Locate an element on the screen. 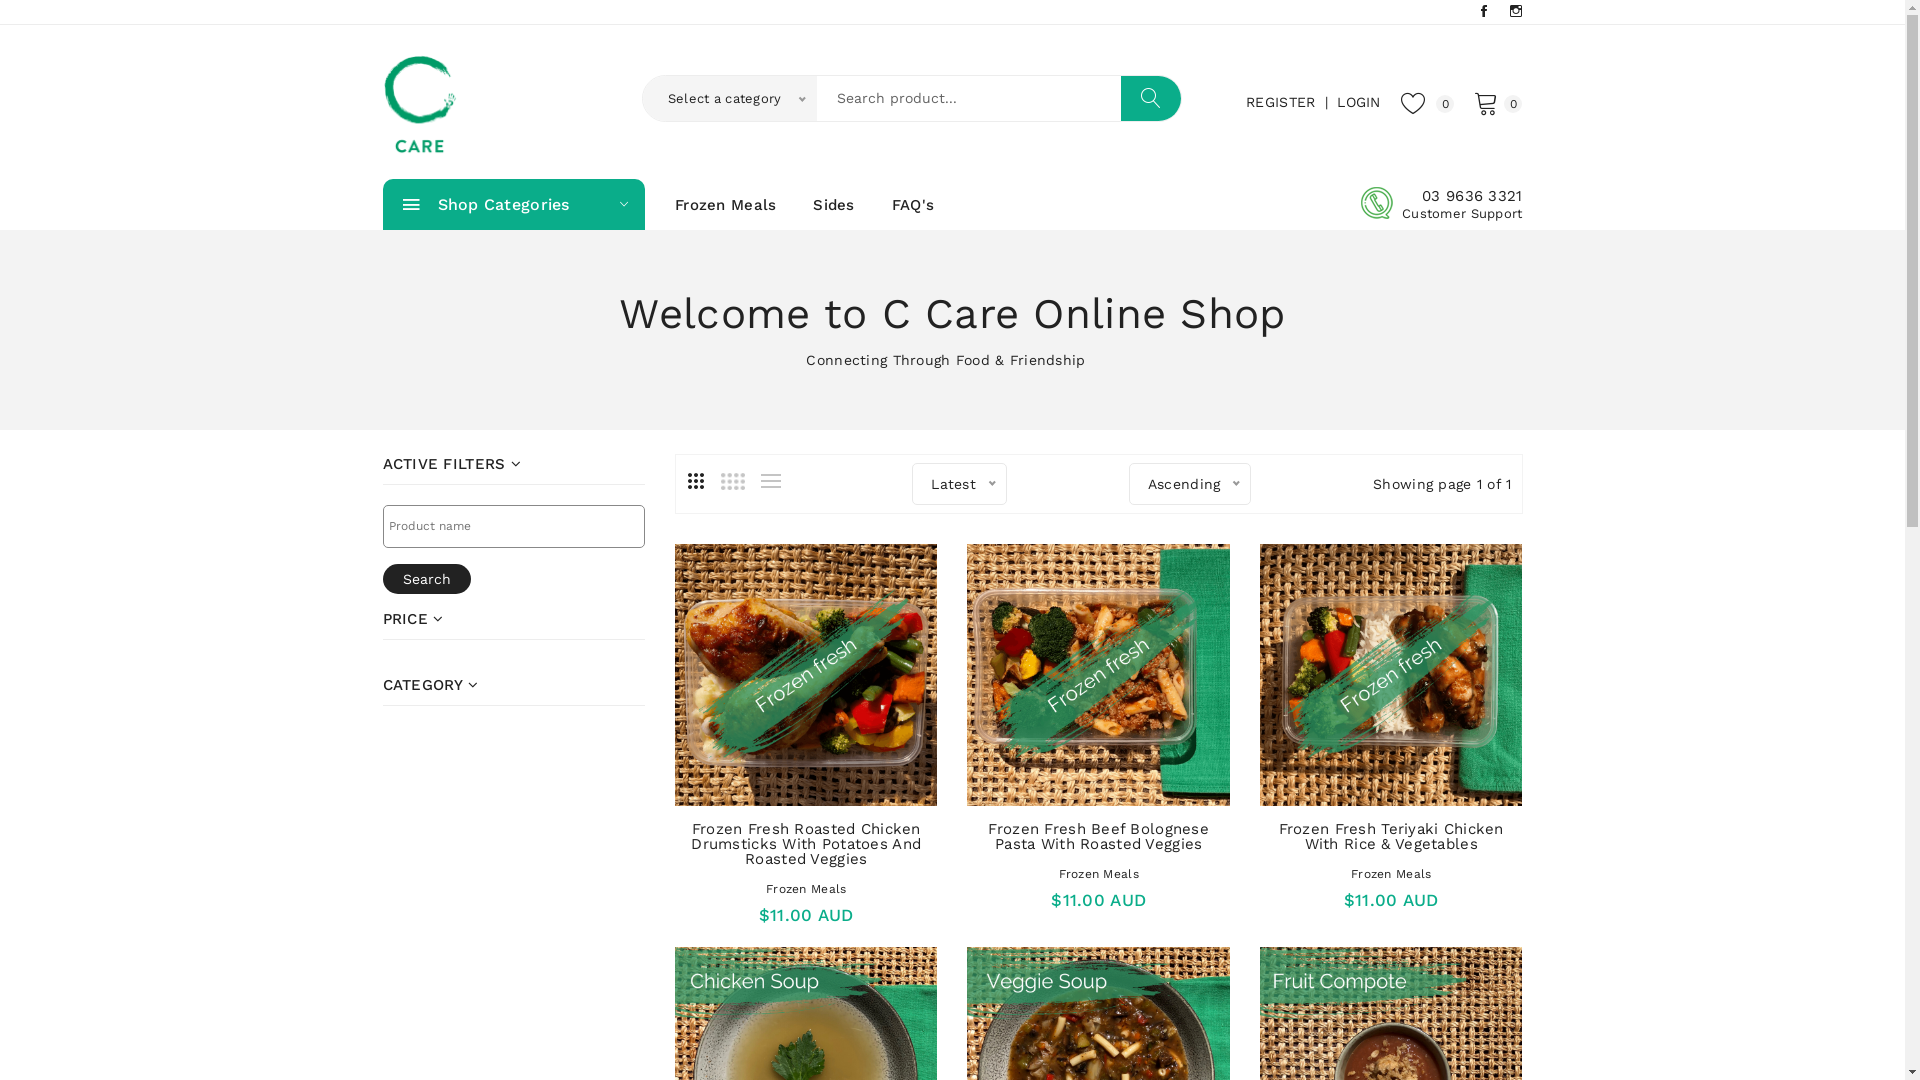 This screenshot has width=1920, height=1080. 'Search' is located at coordinates (425, 578).